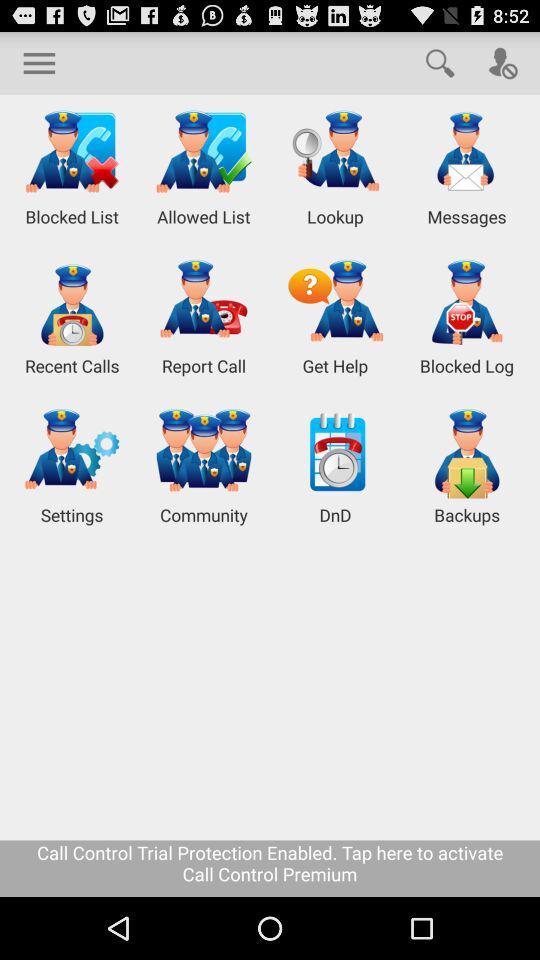 This screenshot has height=960, width=540. I want to click on the search icon, so click(440, 67).